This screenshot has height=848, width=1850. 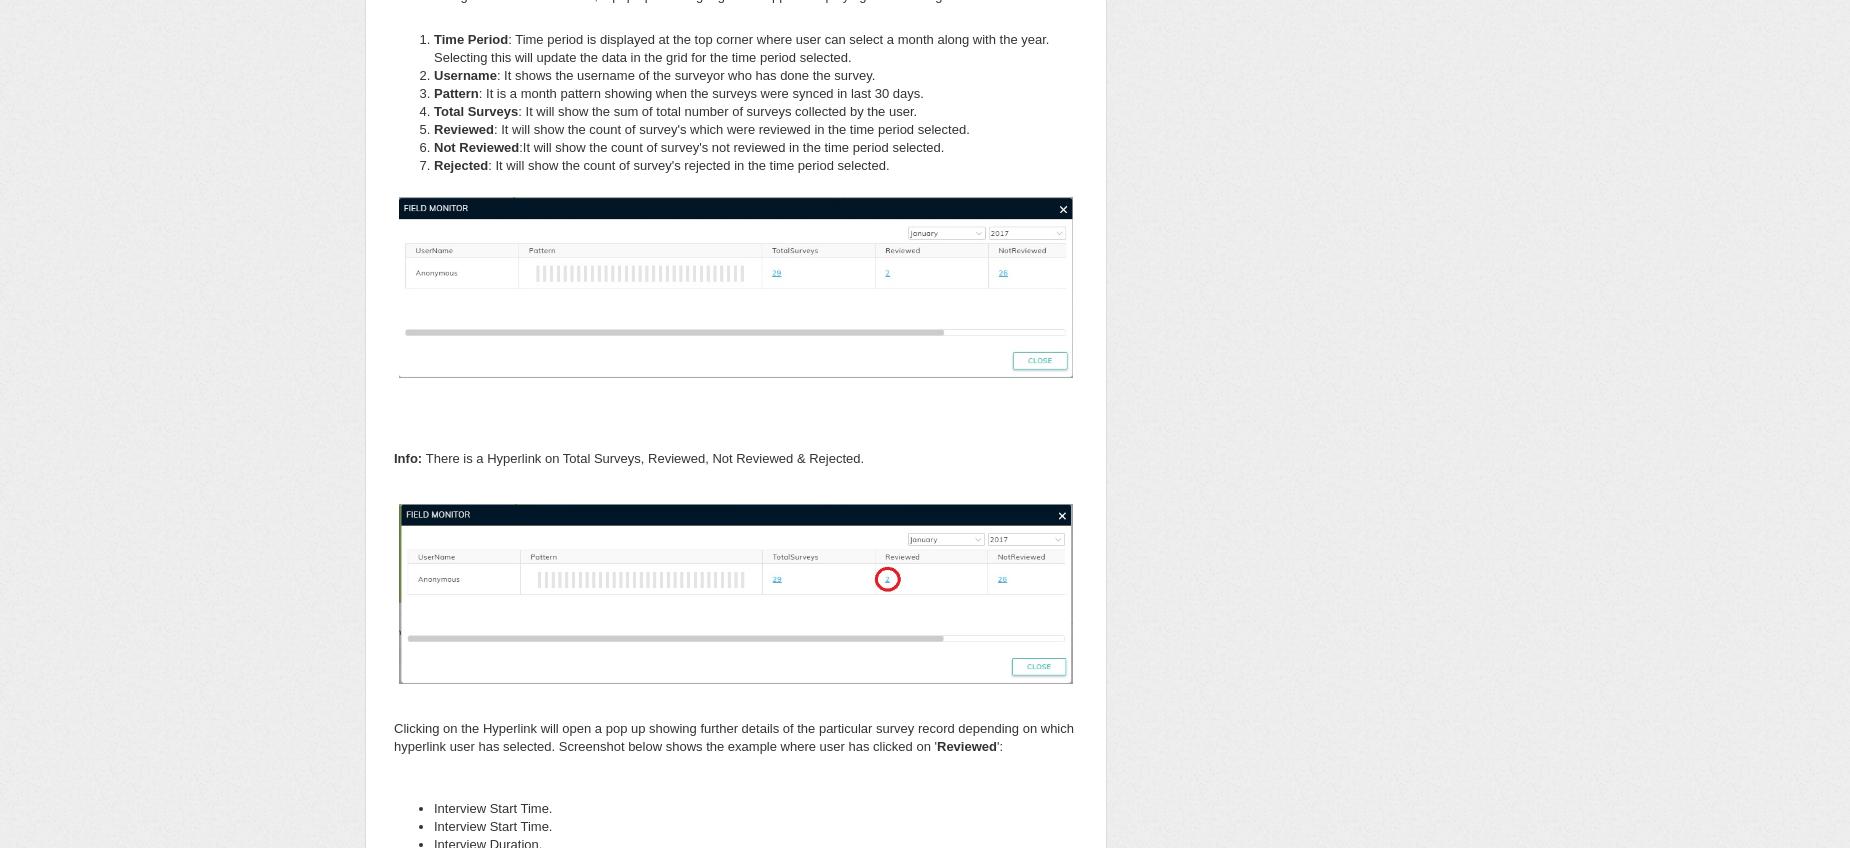 I want to click on 'Clicking on the Hyperlink will open a pop up showing further details of the particular survey record depending on which hyperlink user has selected. Screenshot below shows the example where user has clicked on '', so click(x=734, y=737).